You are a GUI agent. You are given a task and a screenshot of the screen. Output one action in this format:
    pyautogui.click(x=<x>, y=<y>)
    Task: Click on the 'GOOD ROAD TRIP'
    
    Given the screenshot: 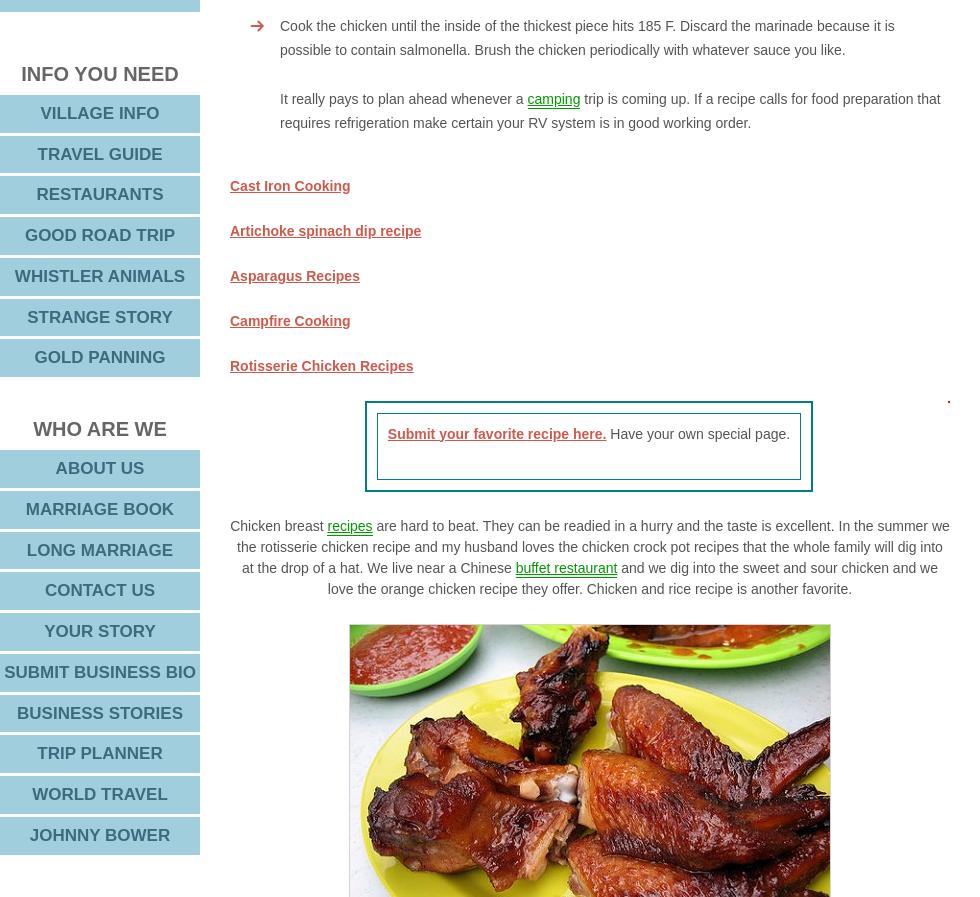 What is the action you would take?
    pyautogui.click(x=99, y=234)
    